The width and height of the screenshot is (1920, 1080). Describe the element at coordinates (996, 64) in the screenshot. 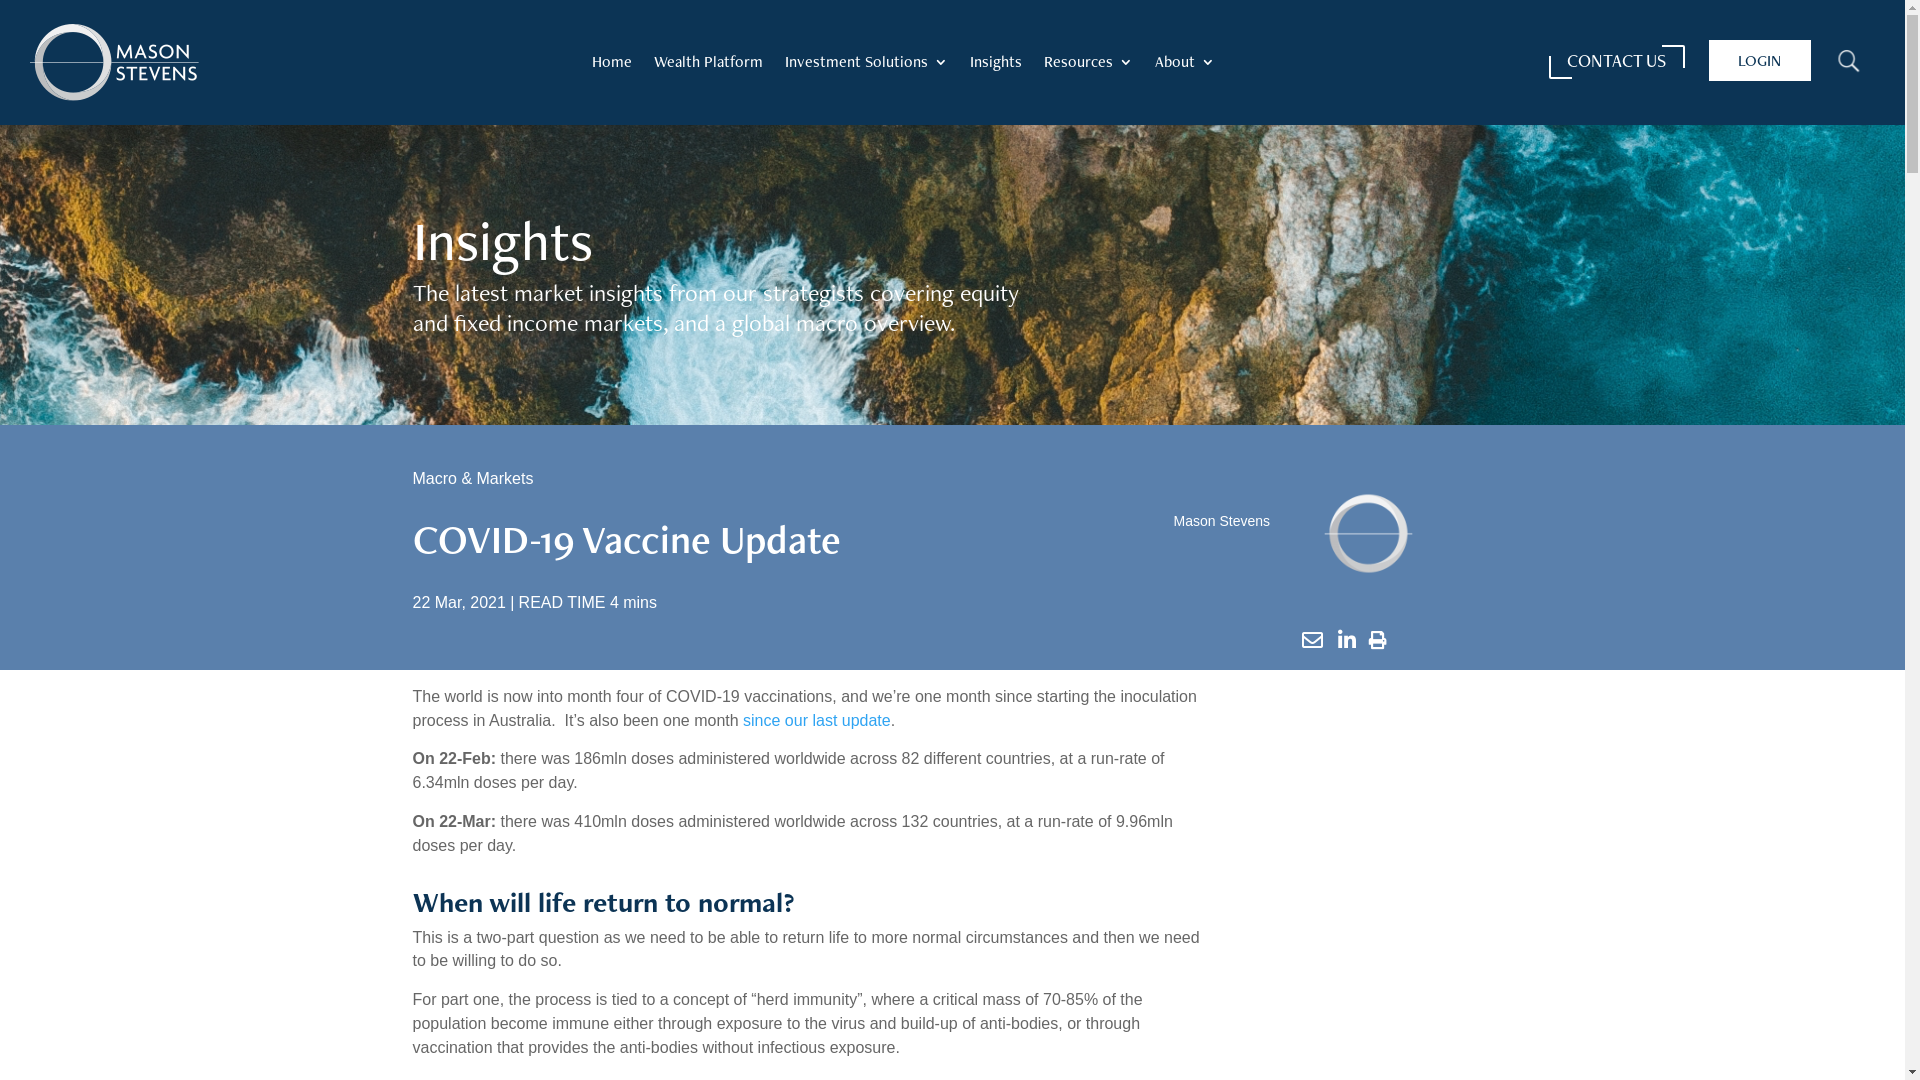

I see `'Insights'` at that location.